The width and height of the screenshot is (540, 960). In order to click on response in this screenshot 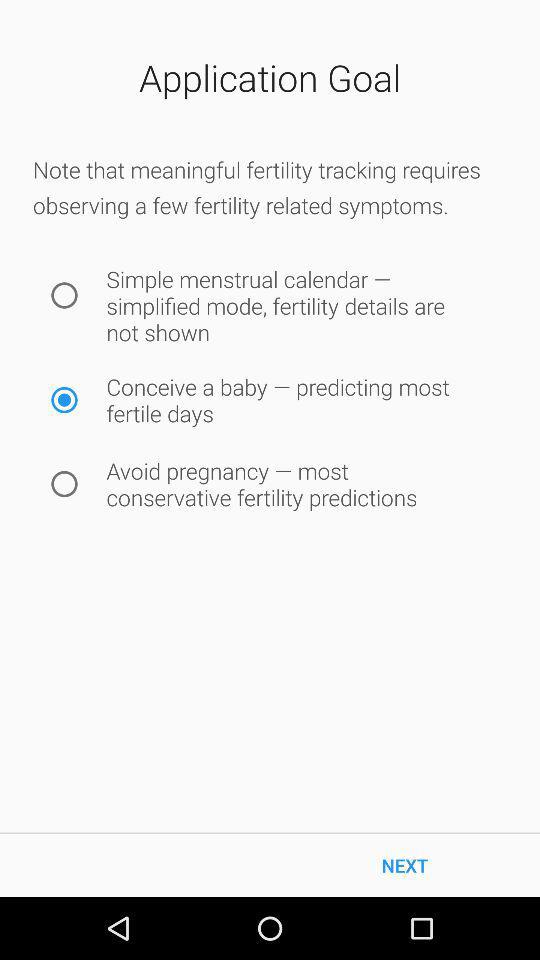, I will do `click(64, 483)`.